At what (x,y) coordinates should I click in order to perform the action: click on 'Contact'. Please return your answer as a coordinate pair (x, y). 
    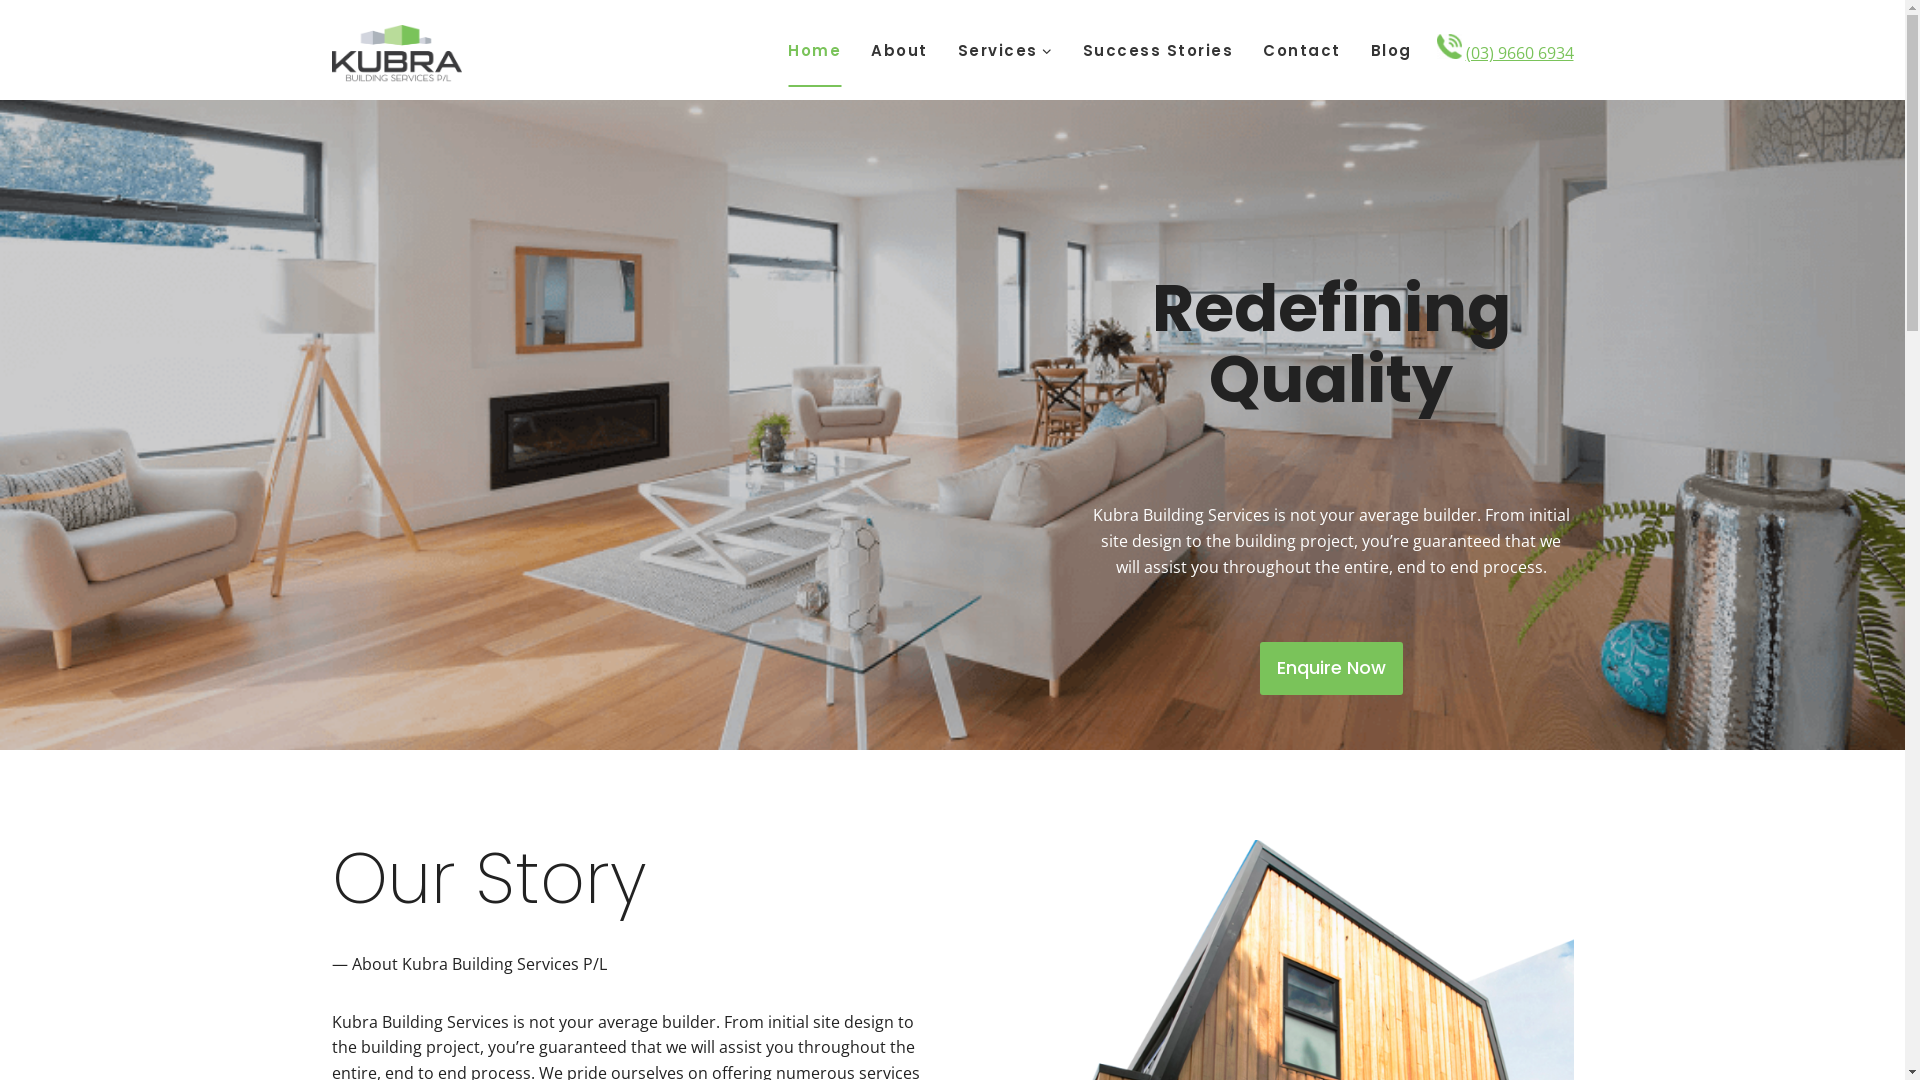
    Looking at the image, I should click on (1301, 49).